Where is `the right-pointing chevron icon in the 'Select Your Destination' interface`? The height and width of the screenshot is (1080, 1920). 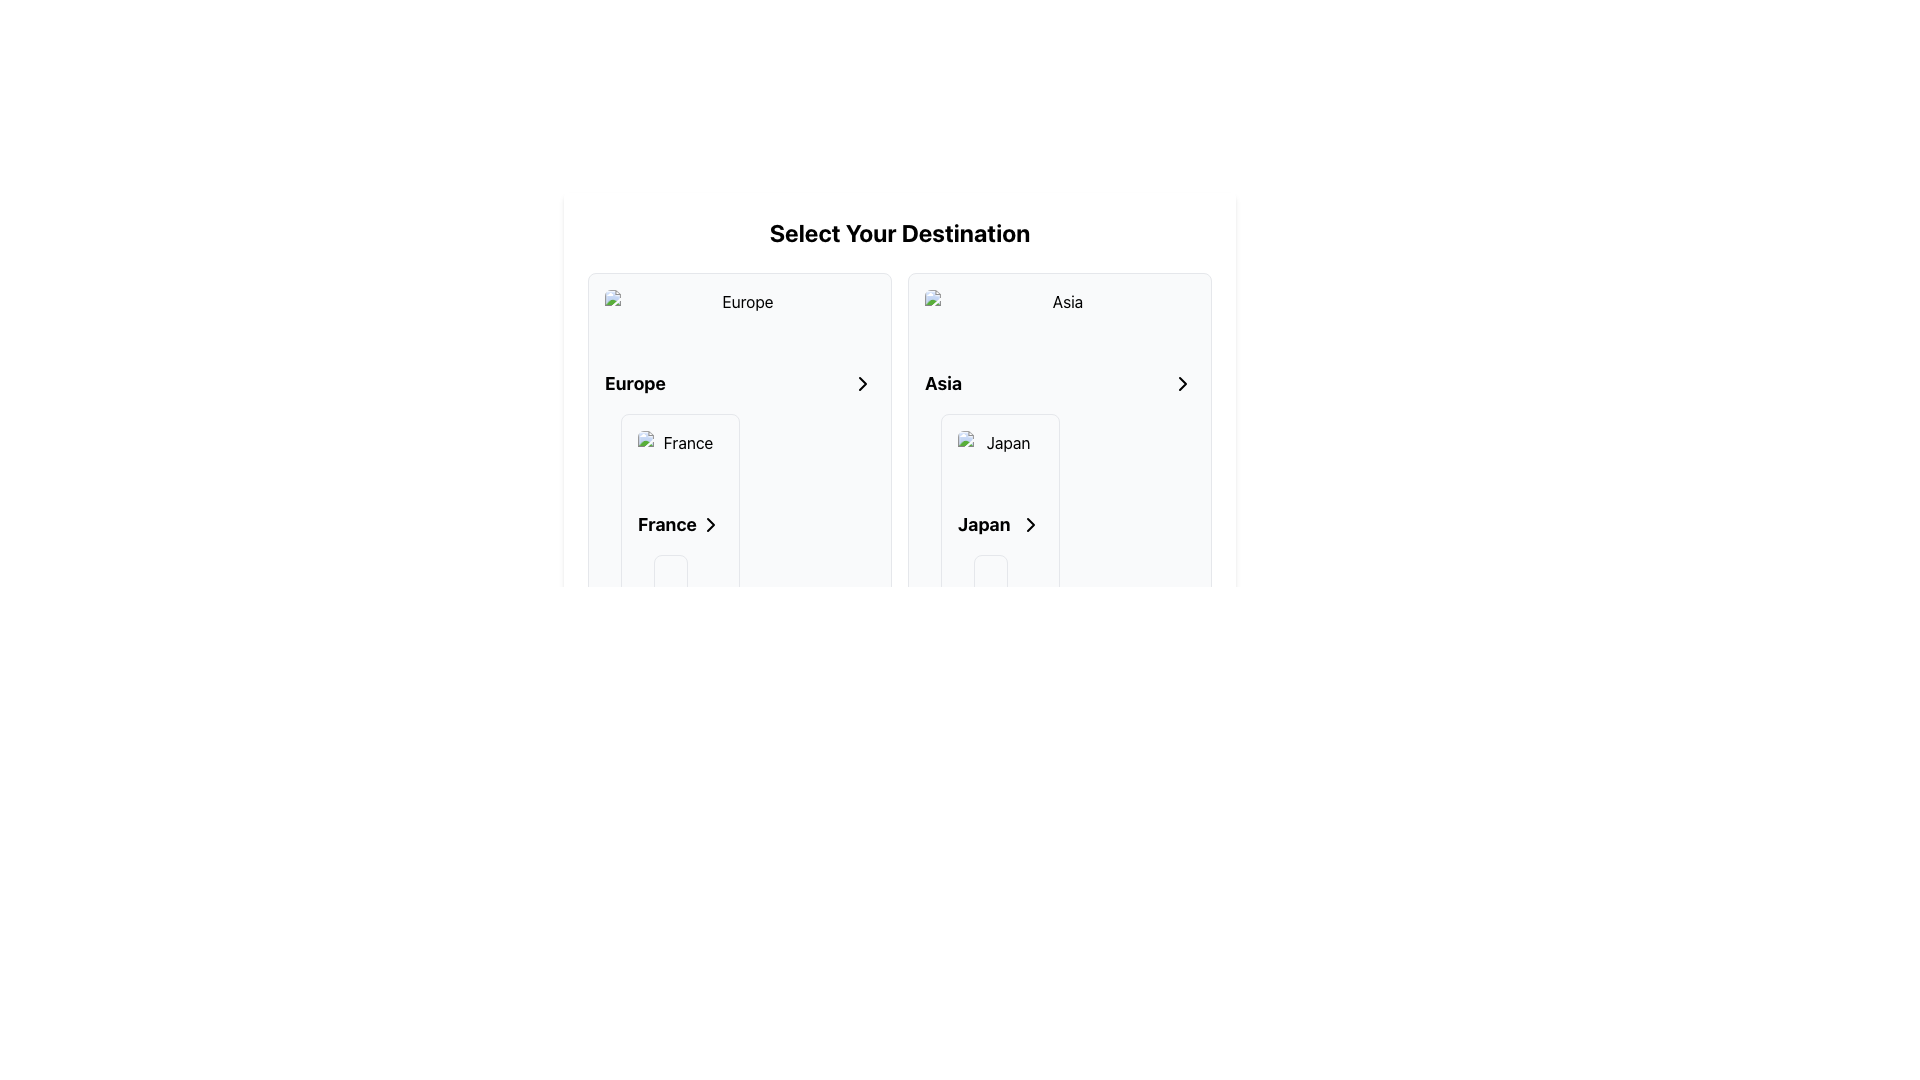 the right-pointing chevron icon in the 'Select Your Destination' interface is located at coordinates (863, 384).